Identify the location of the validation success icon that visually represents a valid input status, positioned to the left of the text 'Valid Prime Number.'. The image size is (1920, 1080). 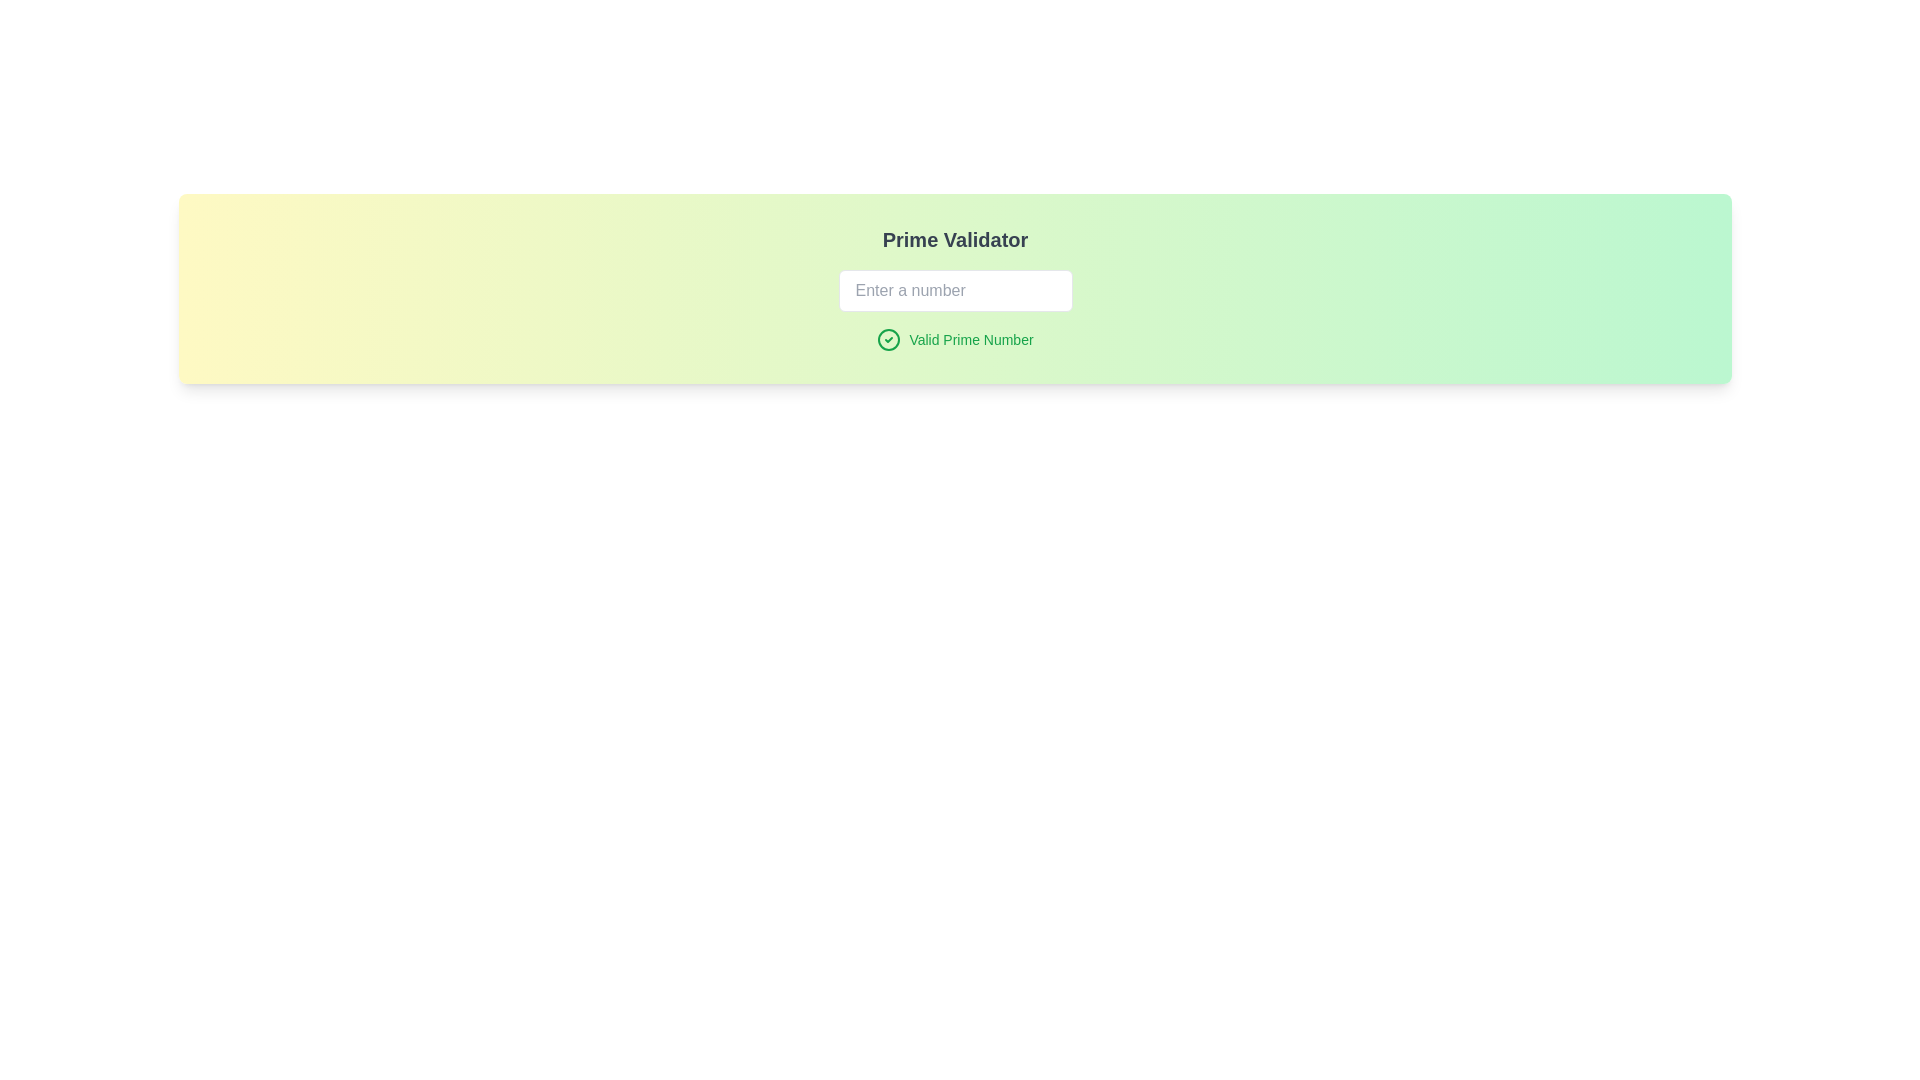
(888, 338).